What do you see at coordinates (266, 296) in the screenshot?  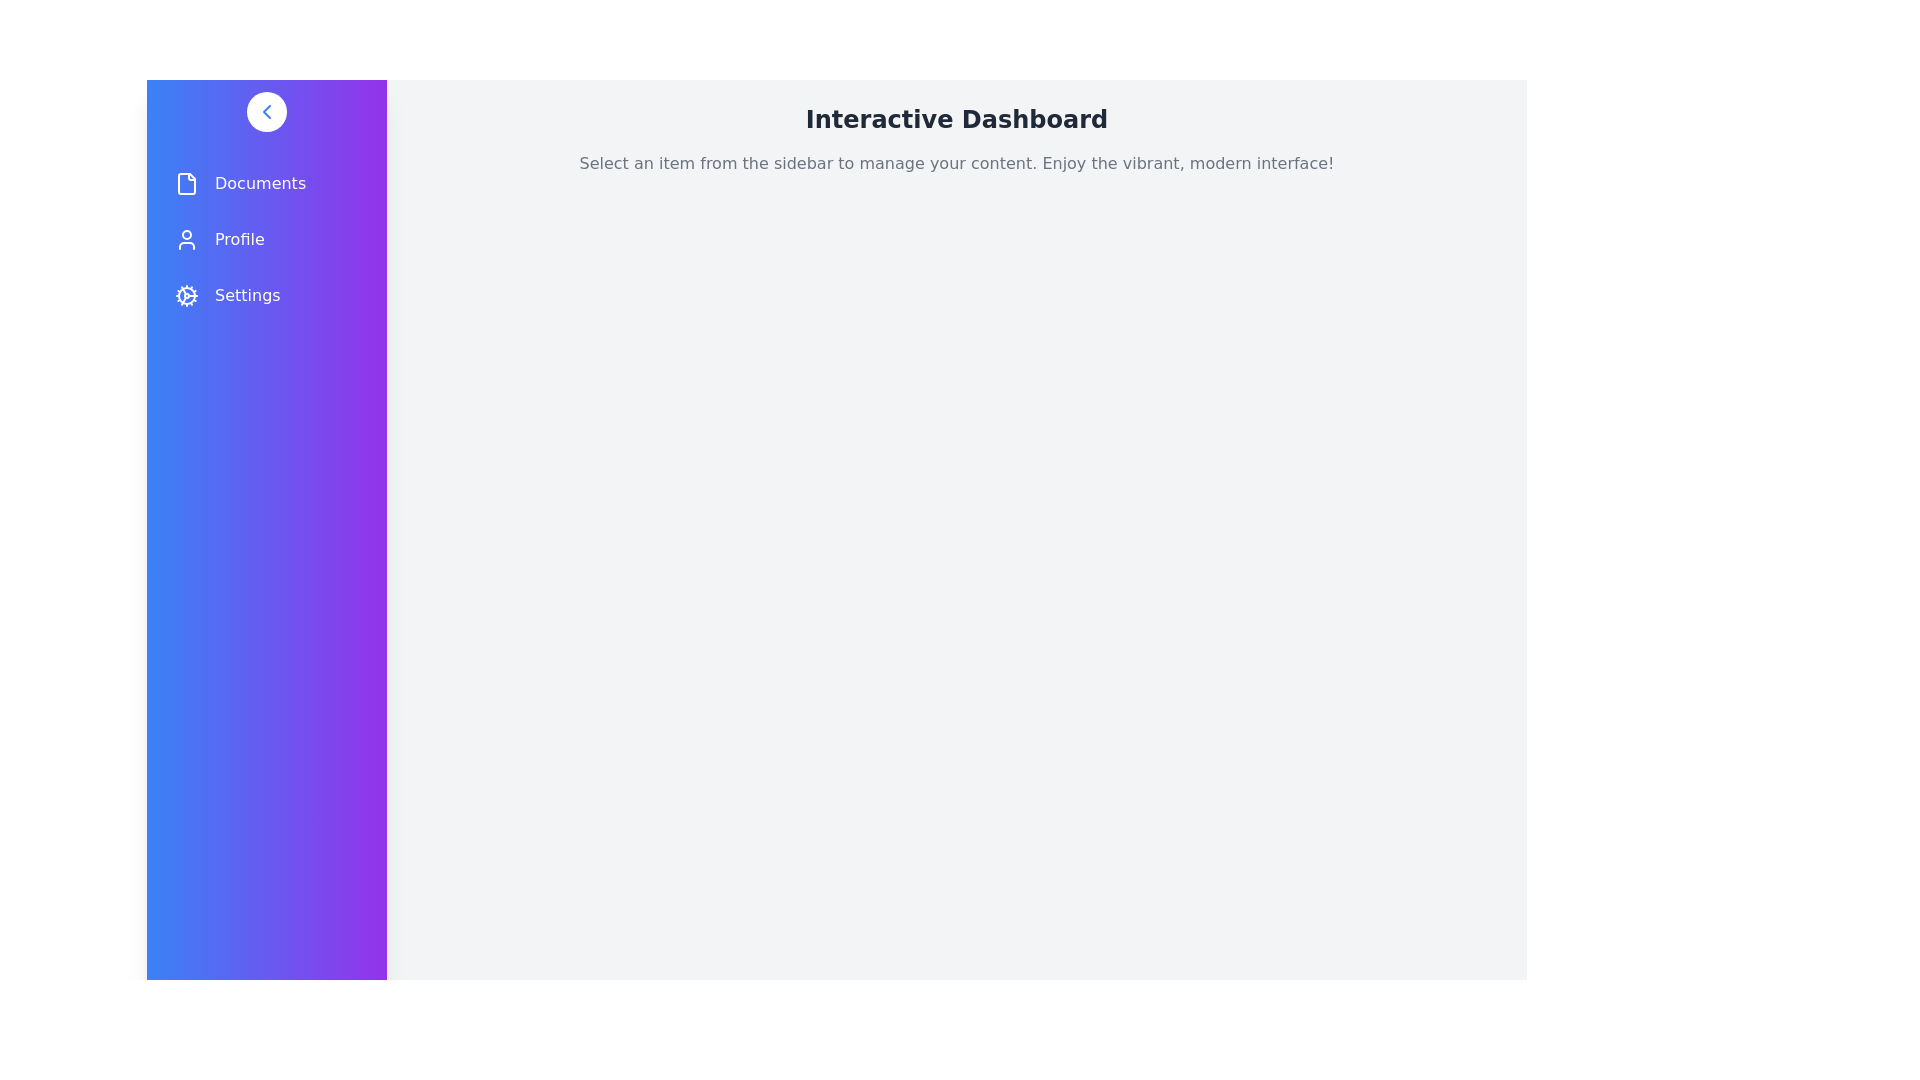 I see `the navigation item labeled Settings` at bounding box center [266, 296].